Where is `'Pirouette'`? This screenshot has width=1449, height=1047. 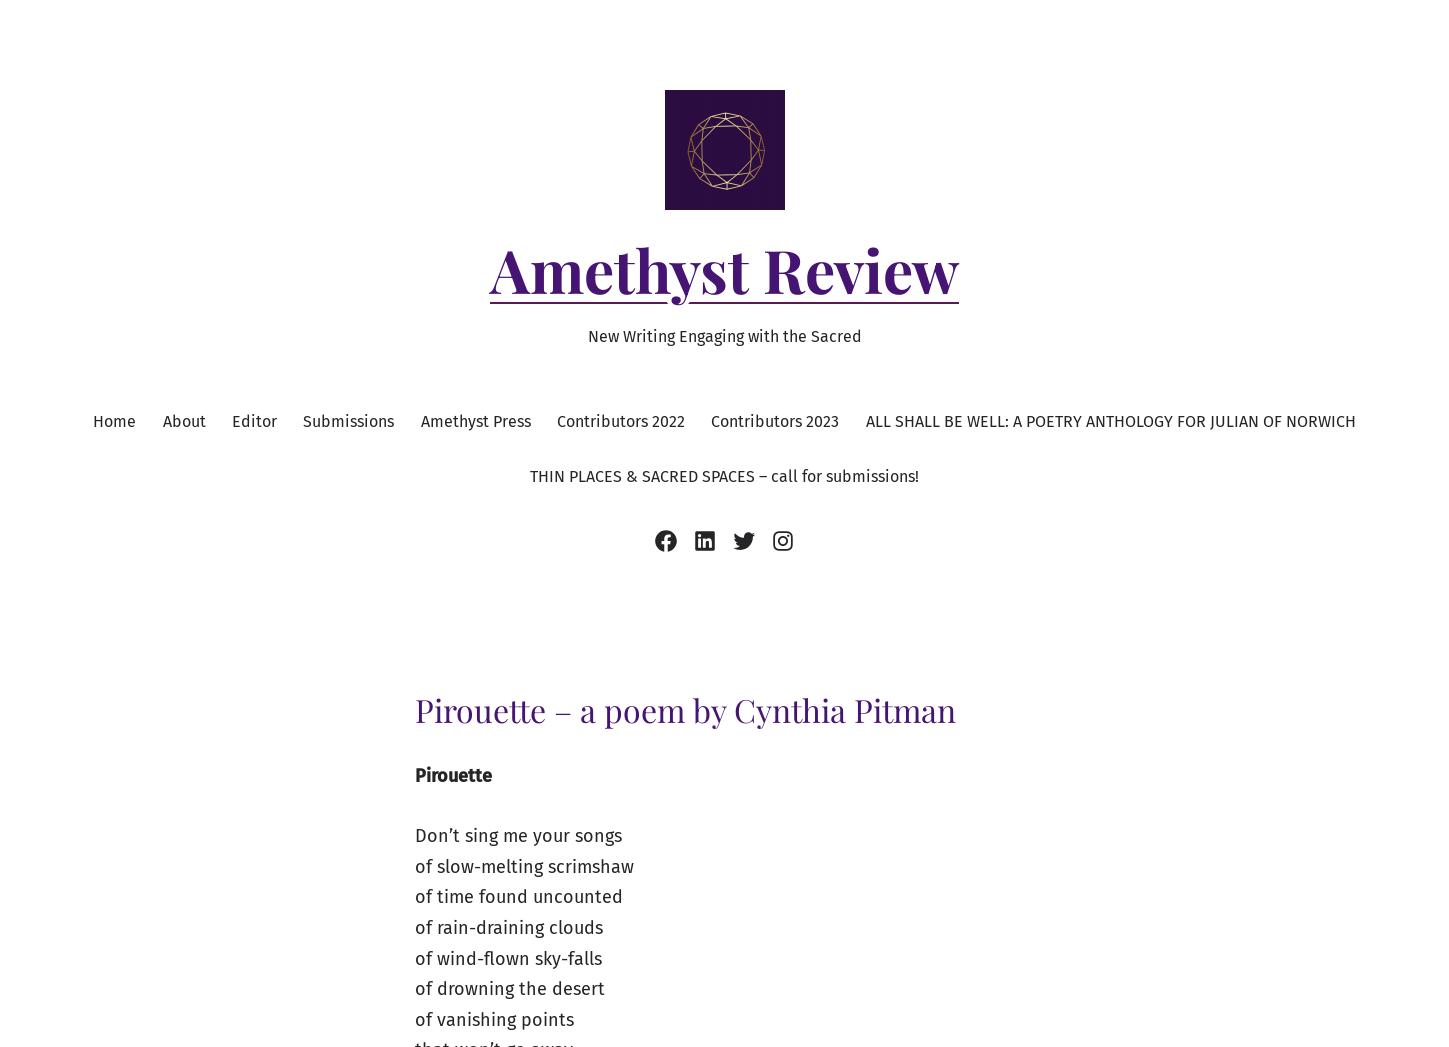 'Pirouette' is located at coordinates (452, 773).